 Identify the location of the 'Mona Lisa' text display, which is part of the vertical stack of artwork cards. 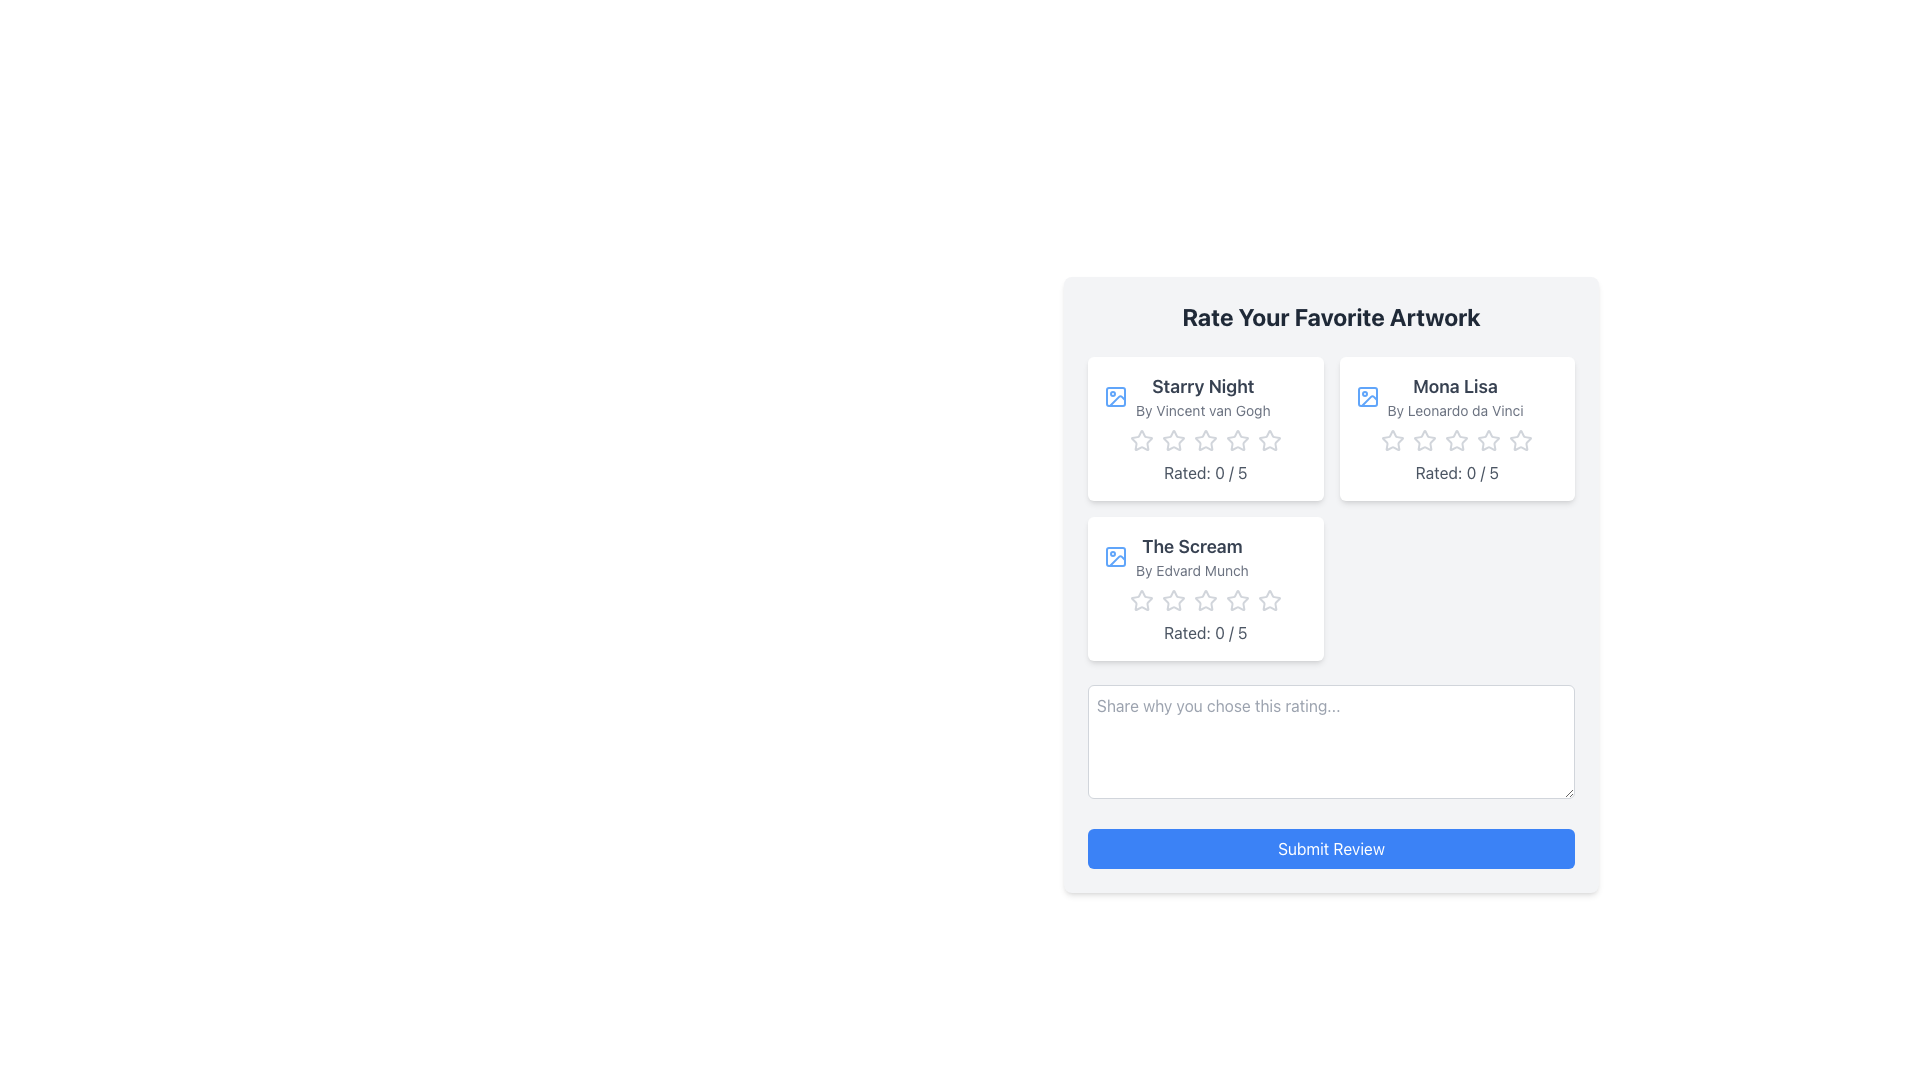
(1455, 397).